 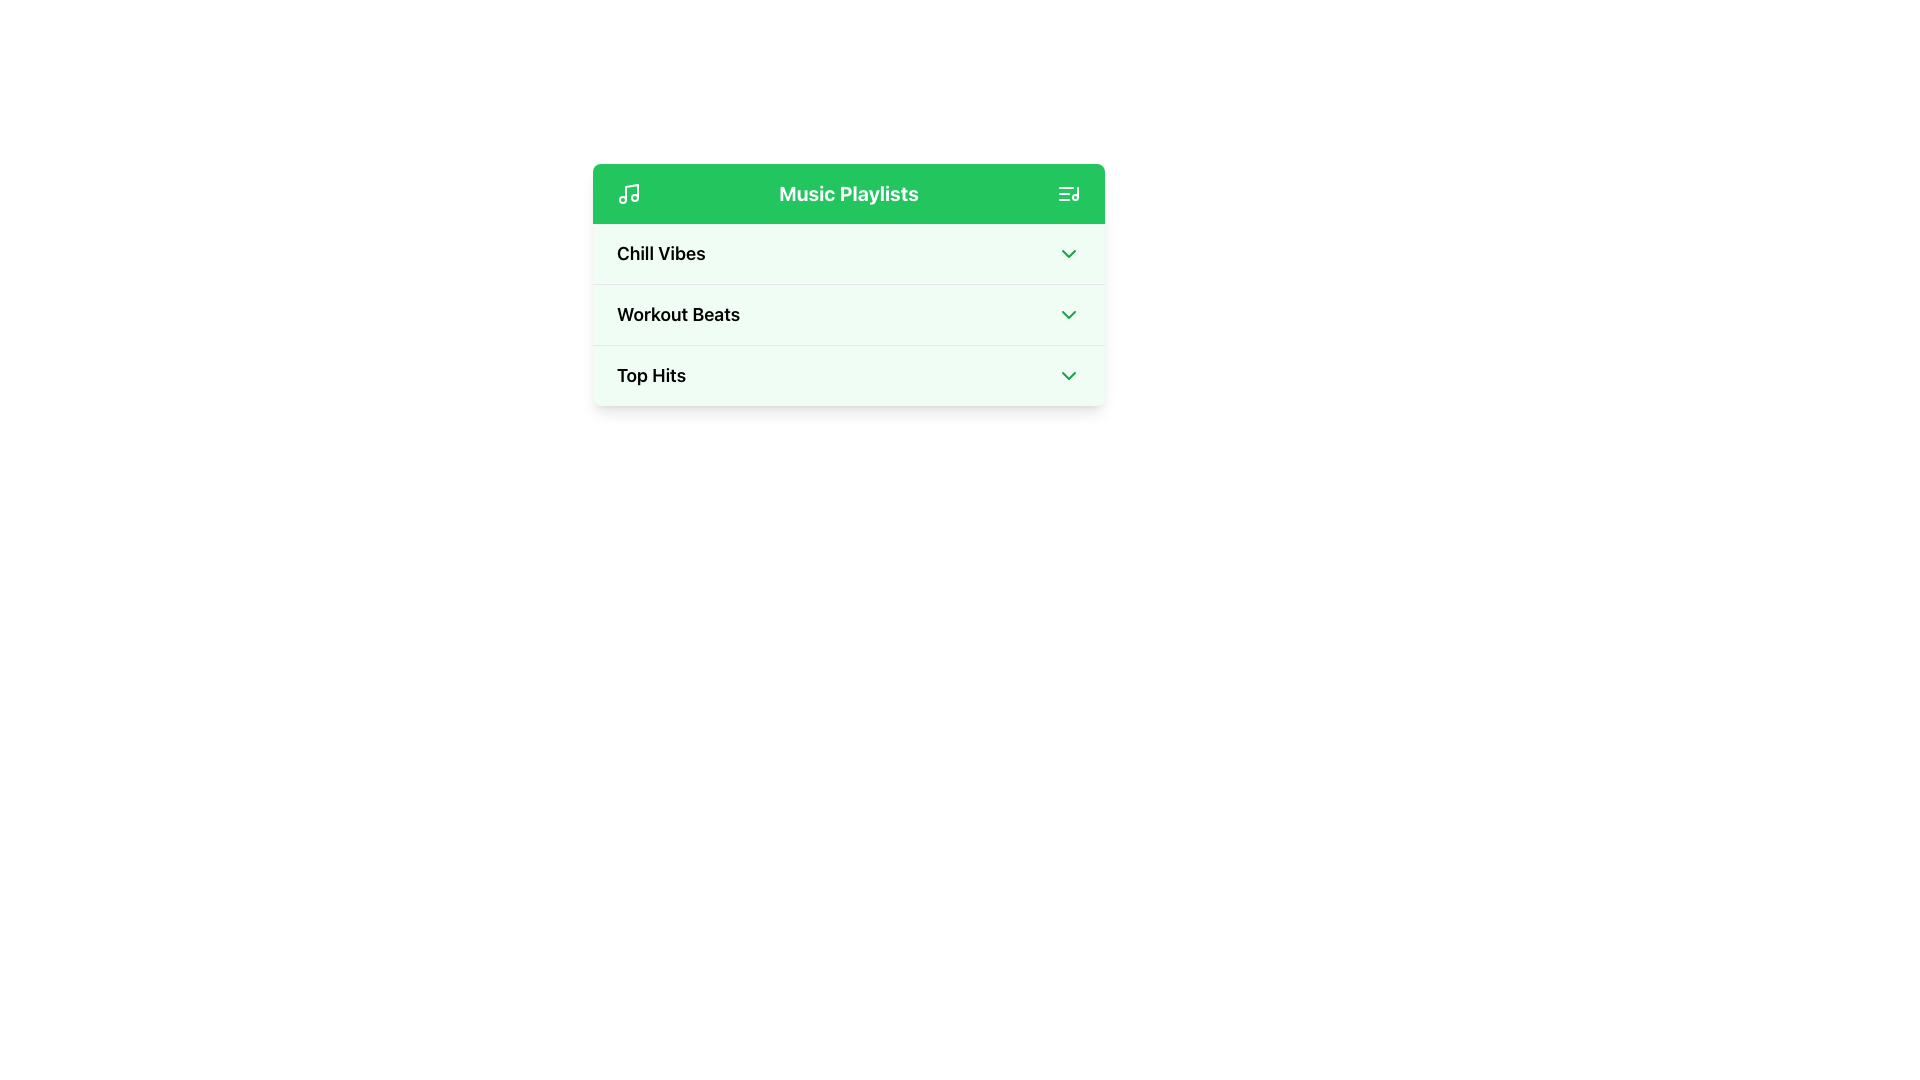 What do you see at coordinates (1068, 375) in the screenshot?
I see `the green downward-pointing chevron icon at the far right of the 'Top Hits' row` at bounding box center [1068, 375].